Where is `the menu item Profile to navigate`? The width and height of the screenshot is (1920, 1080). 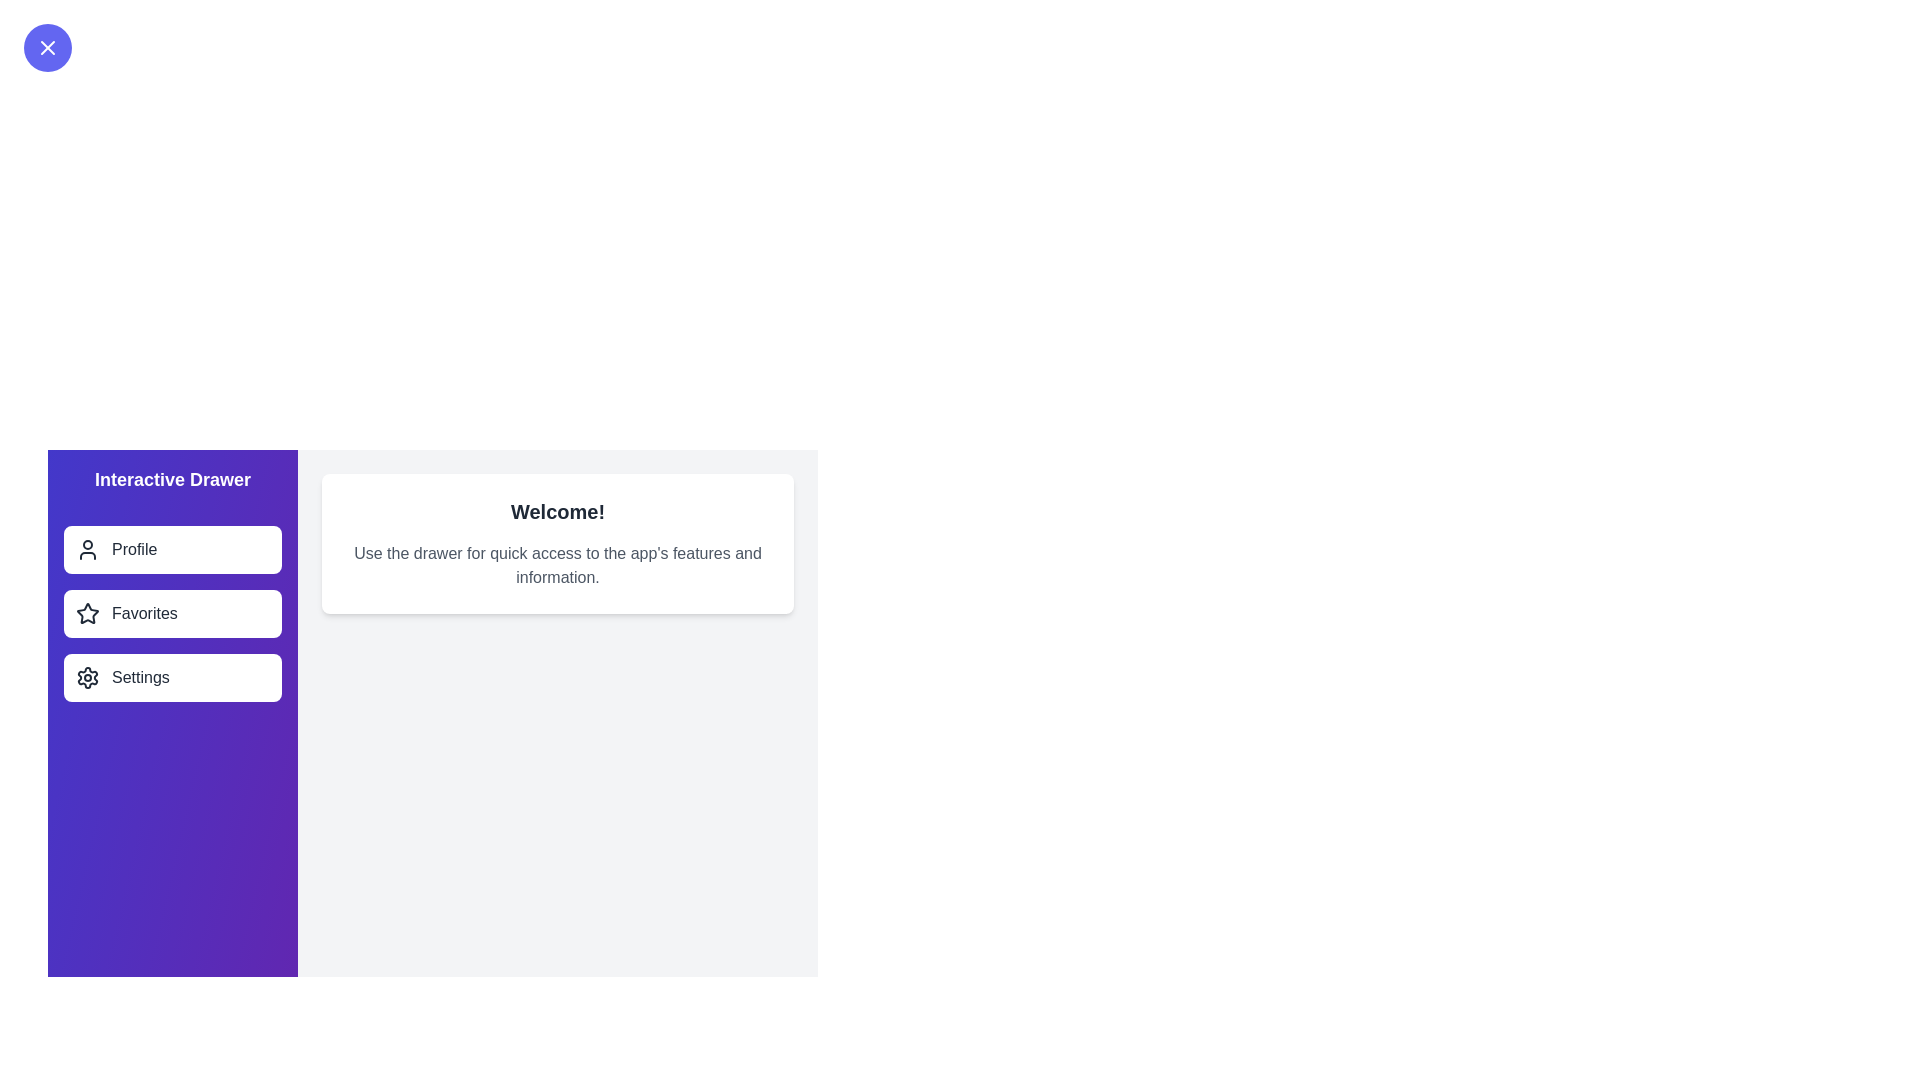
the menu item Profile to navigate is located at coordinates (172, 550).